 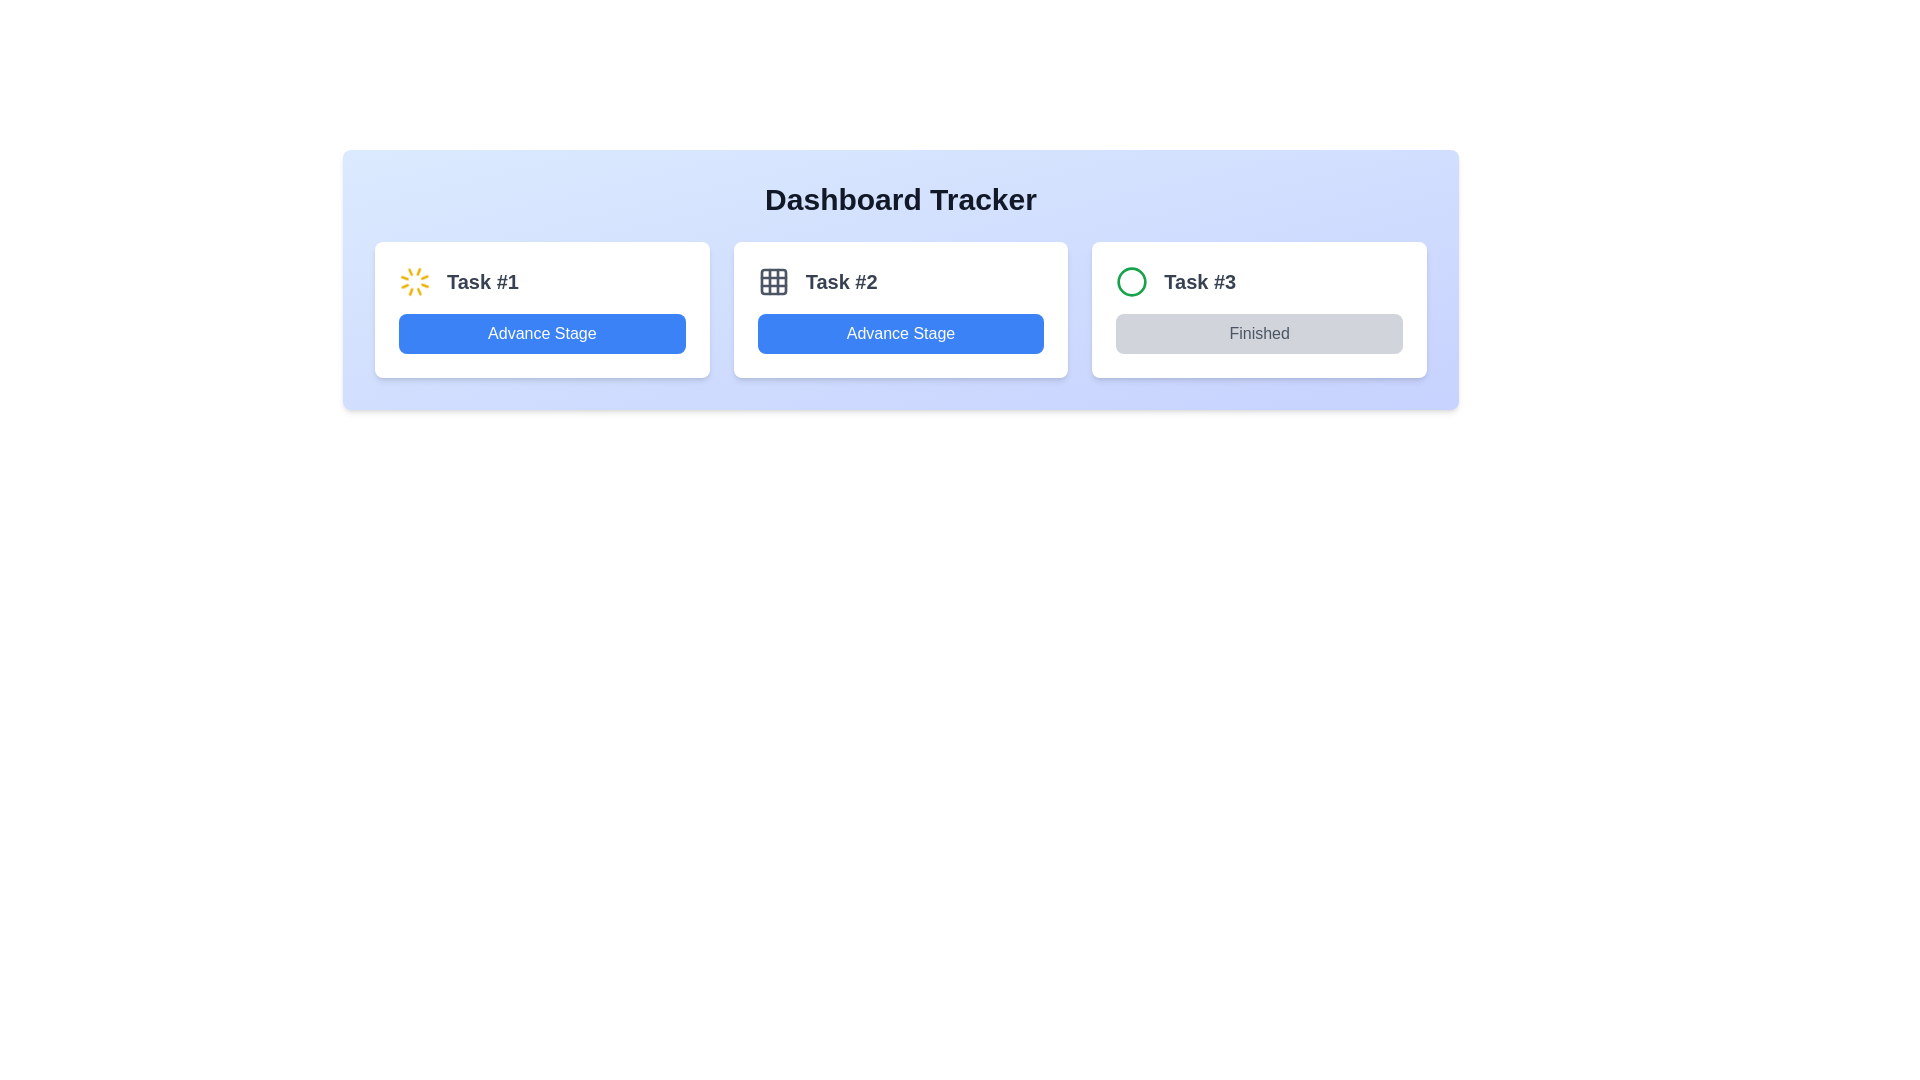 What do you see at coordinates (542, 333) in the screenshot?
I see `the button labeled 'Advance Stage' with a blue background and rounded corners to change its shade` at bounding box center [542, 333].